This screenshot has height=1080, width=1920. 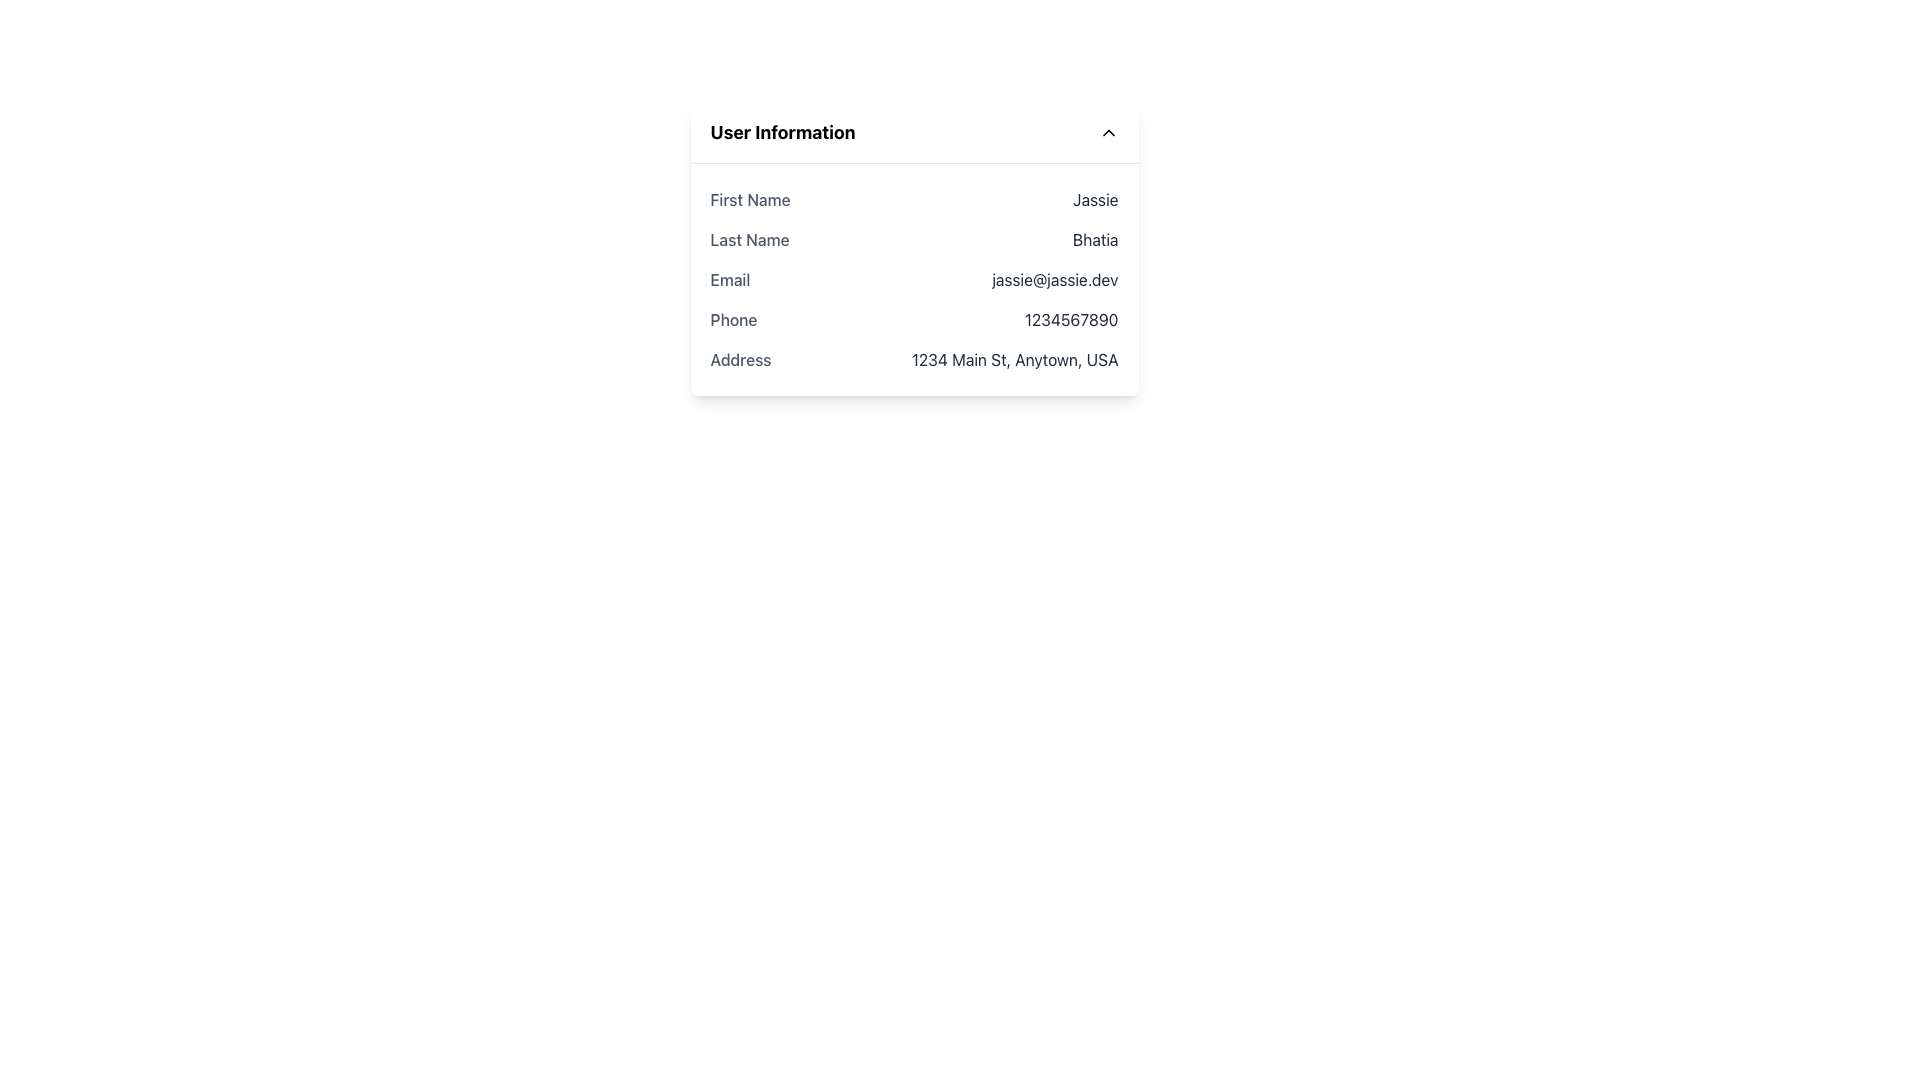 I want to click on the static text label indicating the user's first name in the 'User Information' section, which is positioned to the left of the value 'Jassie', so click(x=749, y=200).